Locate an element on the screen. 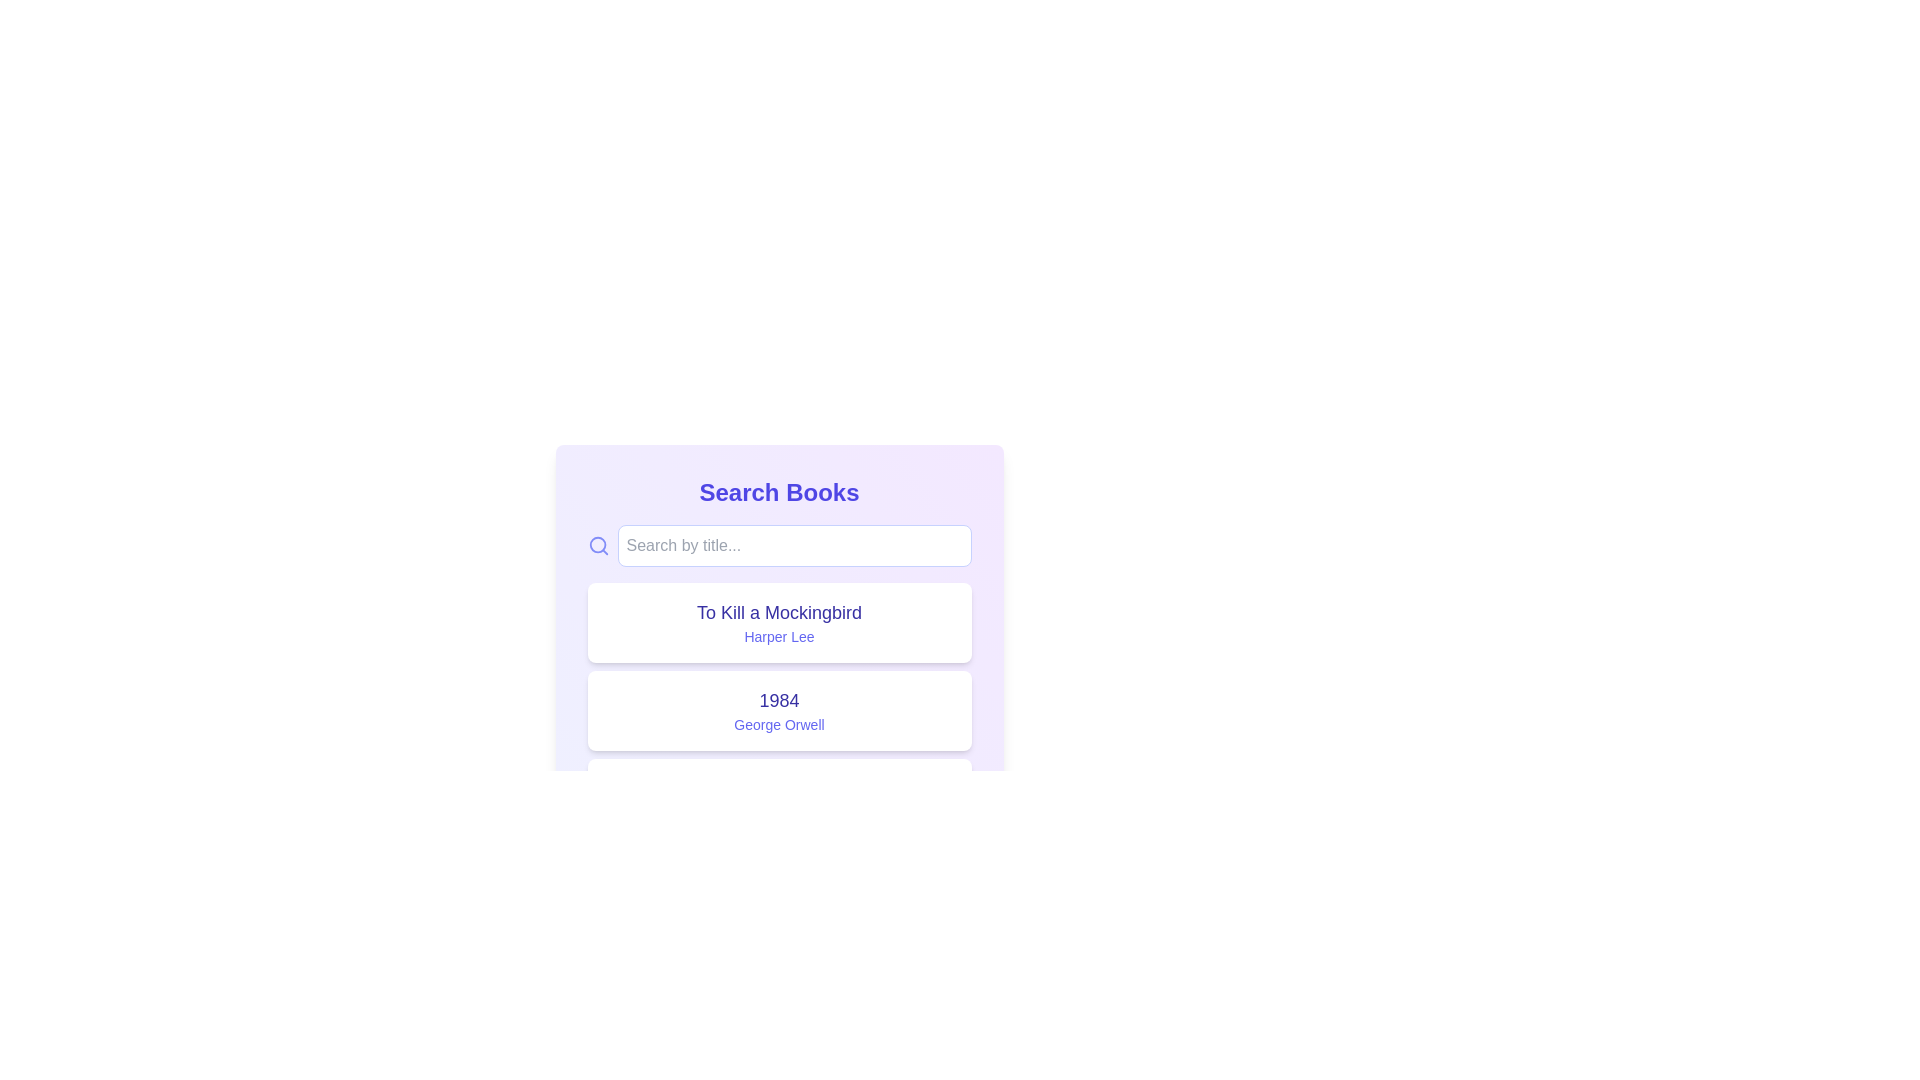 This screenshot has height=1080, width=1920. book title displayed in the text label located at the top of the white, rounded card in the middle of the interface is located at coordinates (778, 700).